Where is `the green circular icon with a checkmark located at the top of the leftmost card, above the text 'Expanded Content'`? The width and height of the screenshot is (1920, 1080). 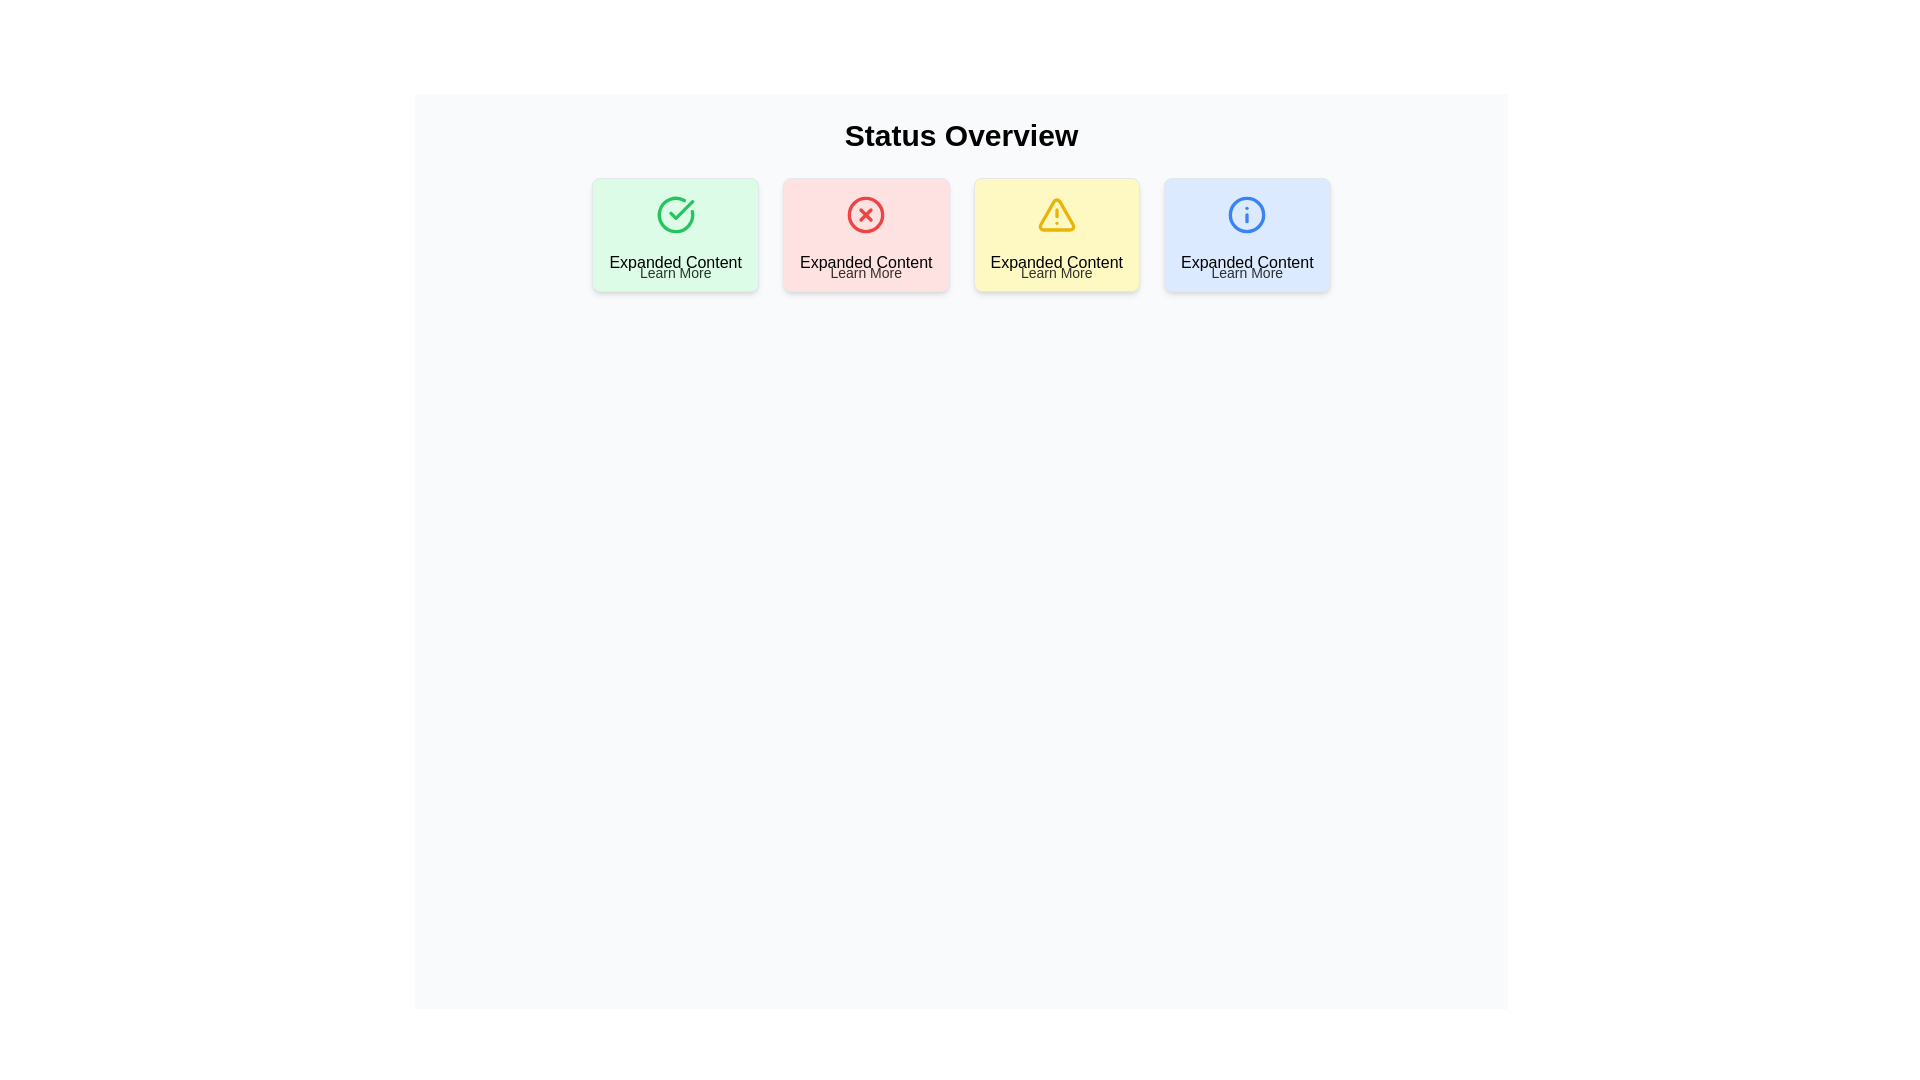 the green circular icon with a checkmark located at the top of the leftmost card, above the text 'Expanded Content' is located at coordinates (675, 215).